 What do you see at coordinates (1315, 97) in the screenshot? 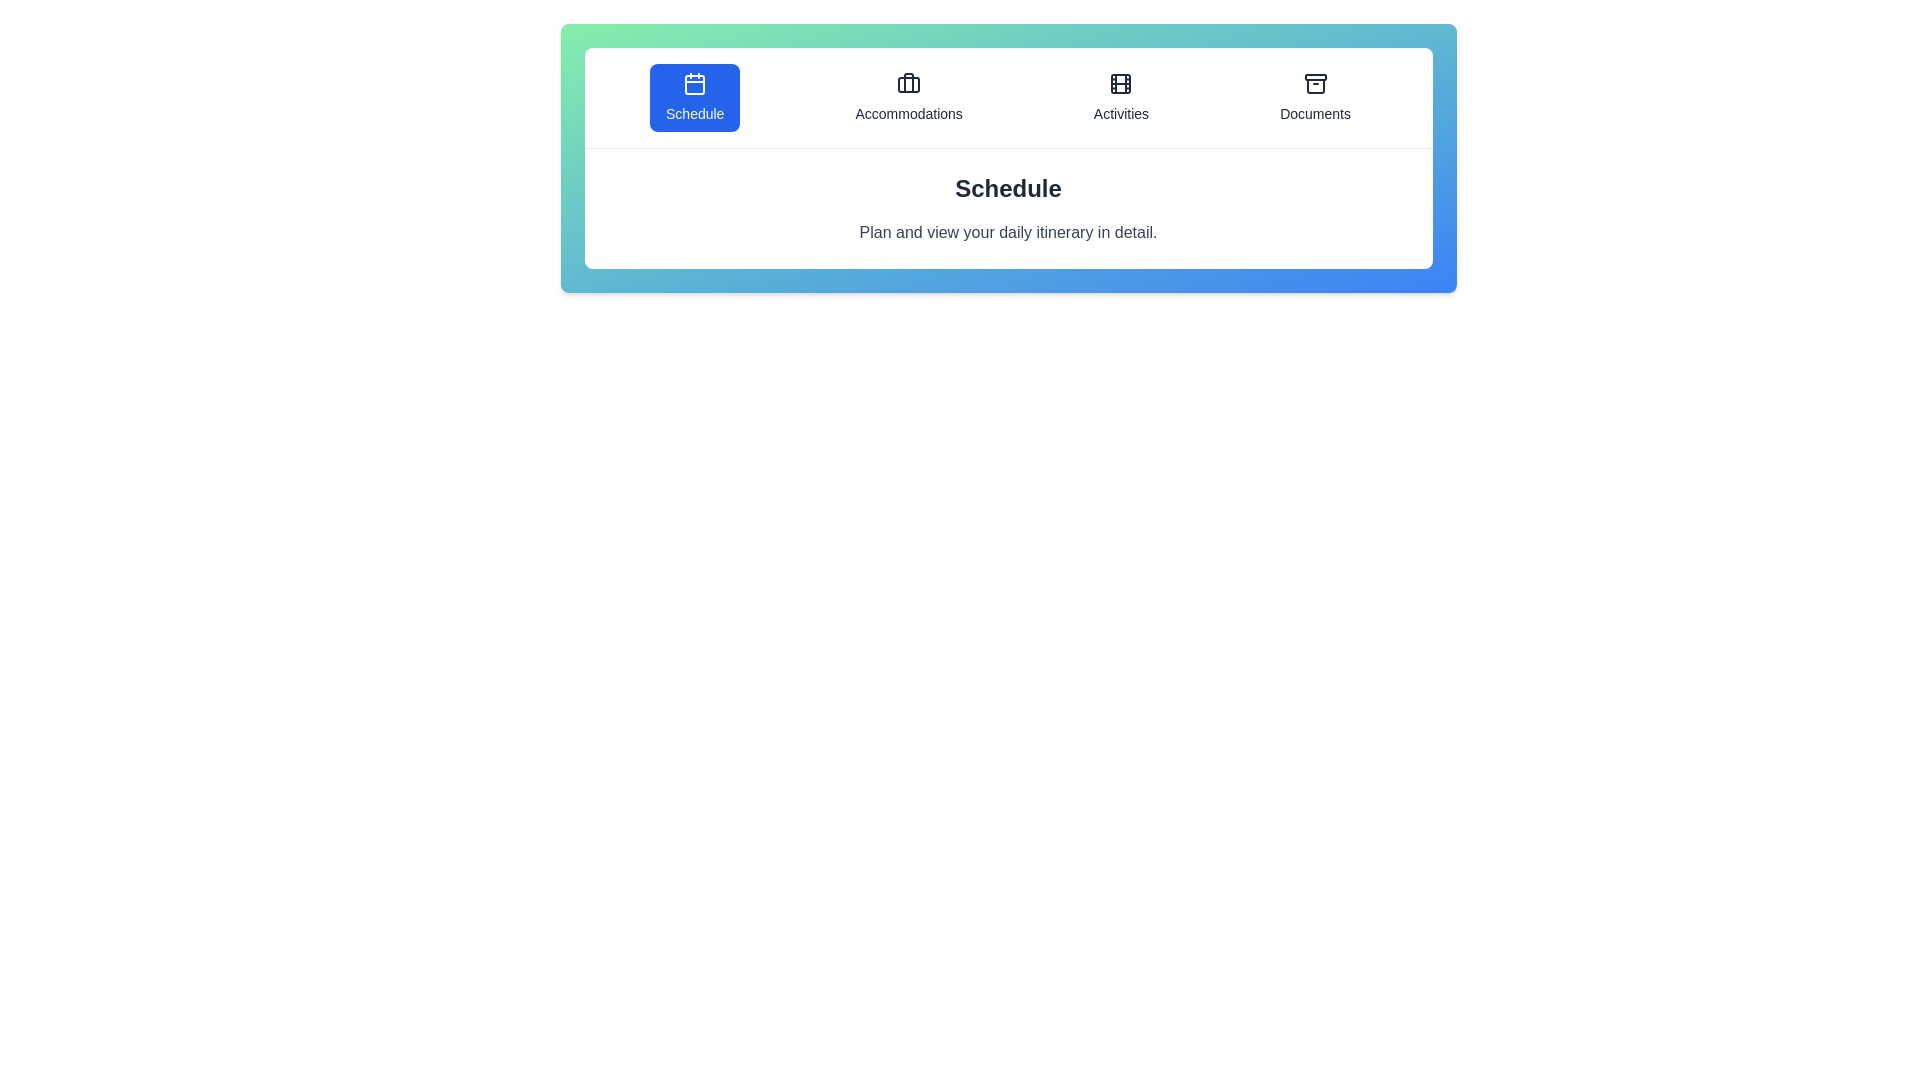
I see `the tab icon labeled Documents to display its tooltip` at bounding box center [1315, 97].